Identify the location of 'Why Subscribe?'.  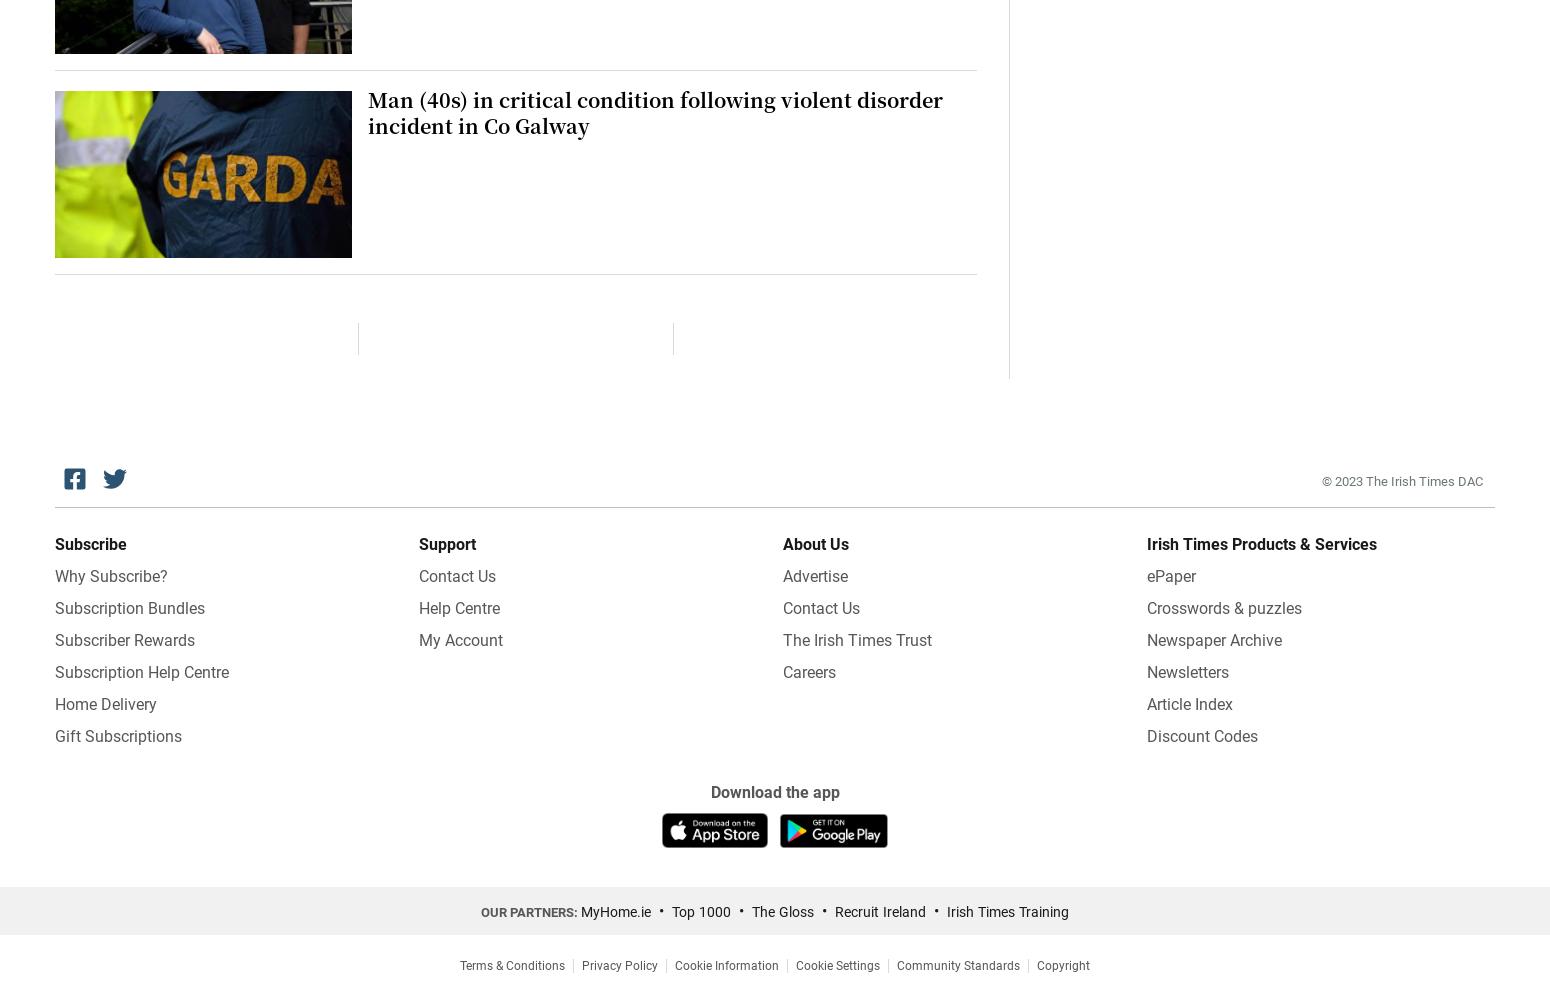
(111, 574).